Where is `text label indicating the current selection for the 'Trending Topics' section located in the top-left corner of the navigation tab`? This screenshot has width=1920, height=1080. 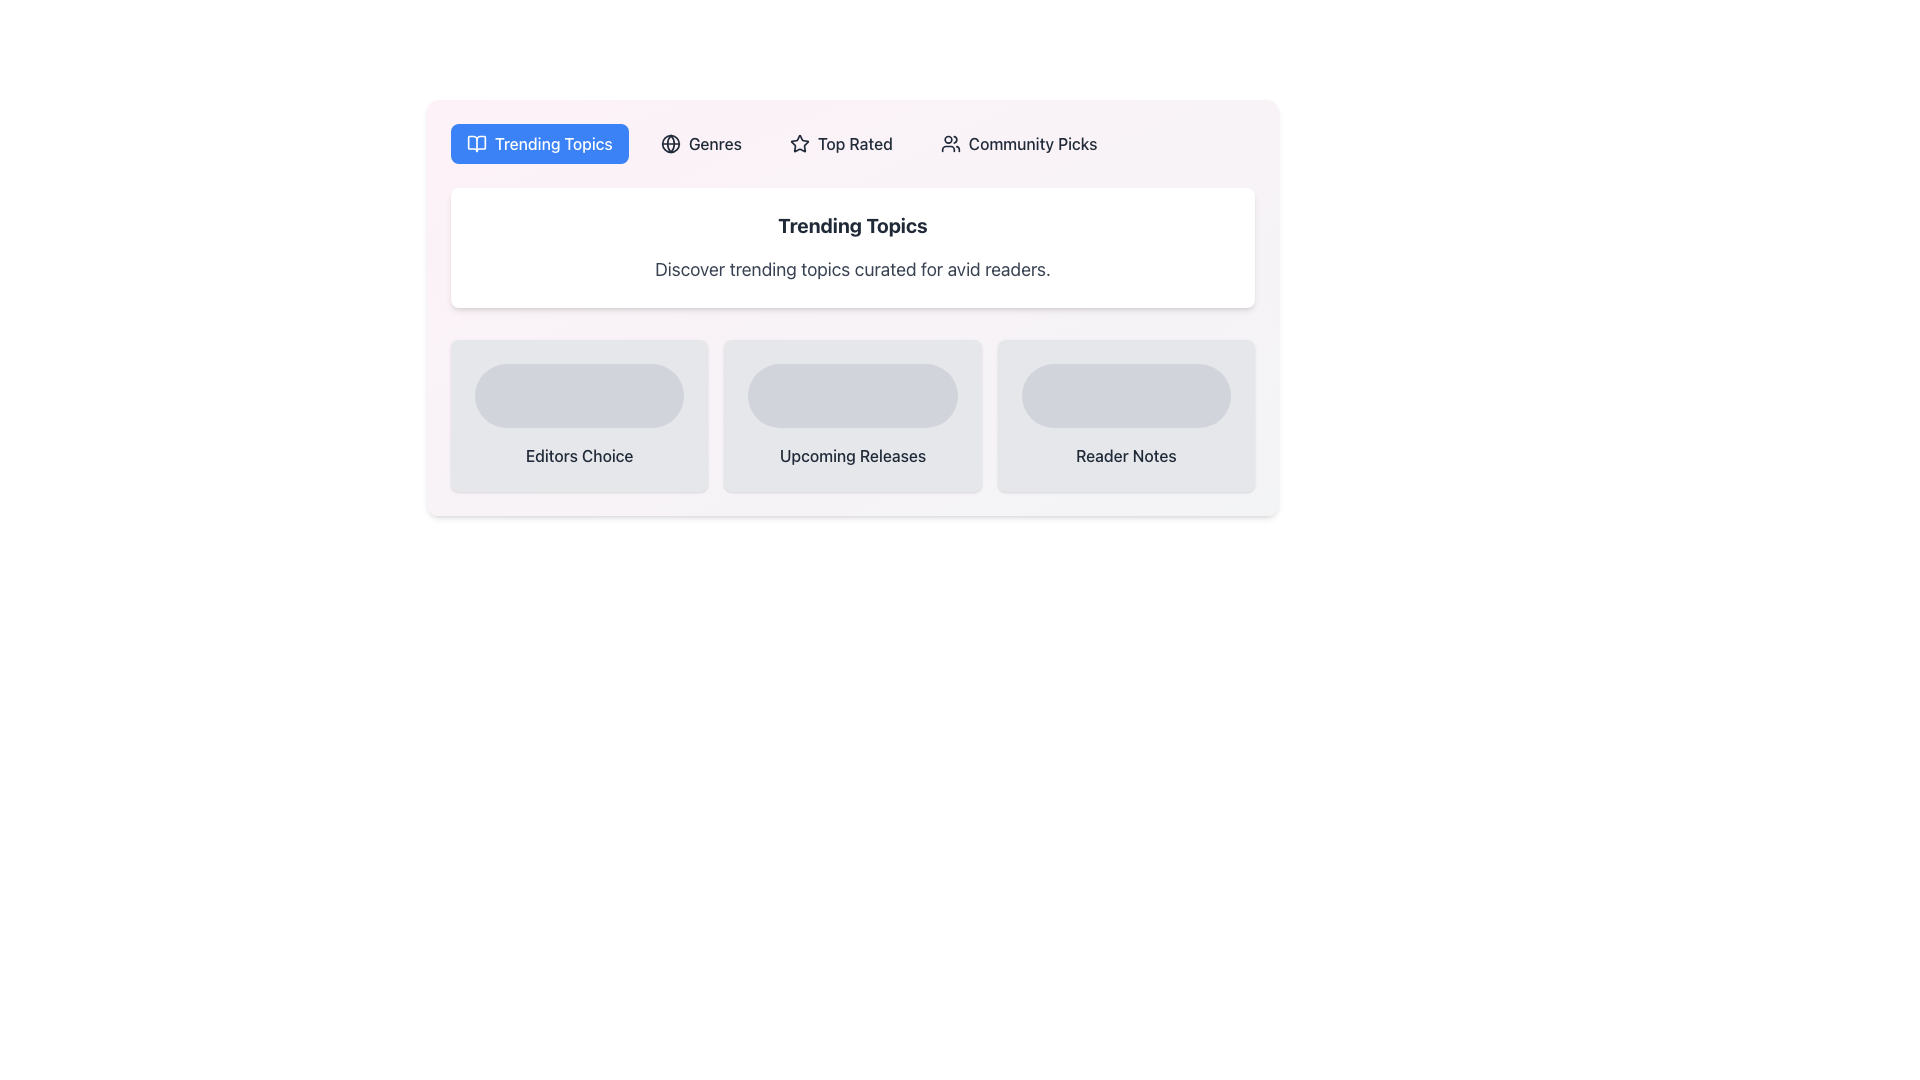
text label indicating the current selection for the 'Trending Topics' section located in the top-left corner of the navigation tab is located at coordinates (553, 142).